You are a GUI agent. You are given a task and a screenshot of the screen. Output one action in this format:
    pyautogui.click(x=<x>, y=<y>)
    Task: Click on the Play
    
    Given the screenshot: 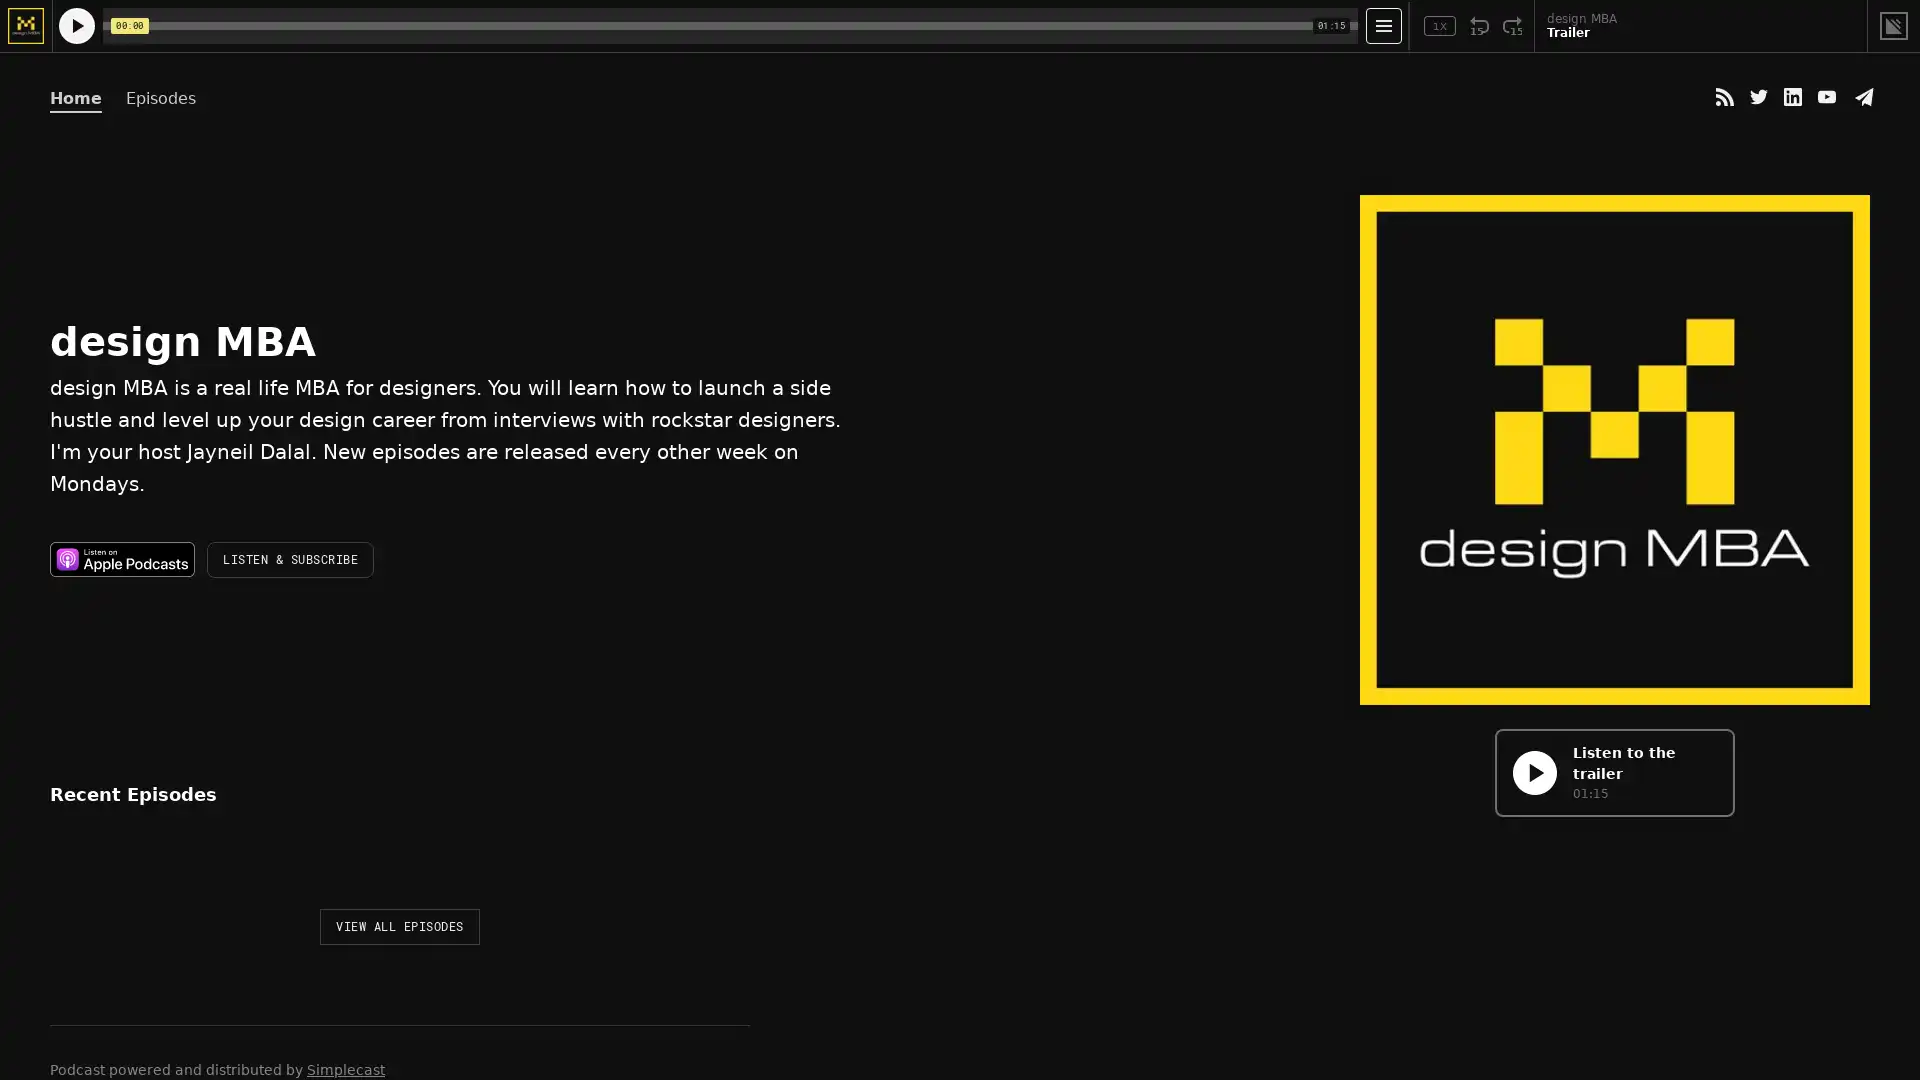 What is the action you would take?
    pyautogui.click(x=1533, y=771)
    